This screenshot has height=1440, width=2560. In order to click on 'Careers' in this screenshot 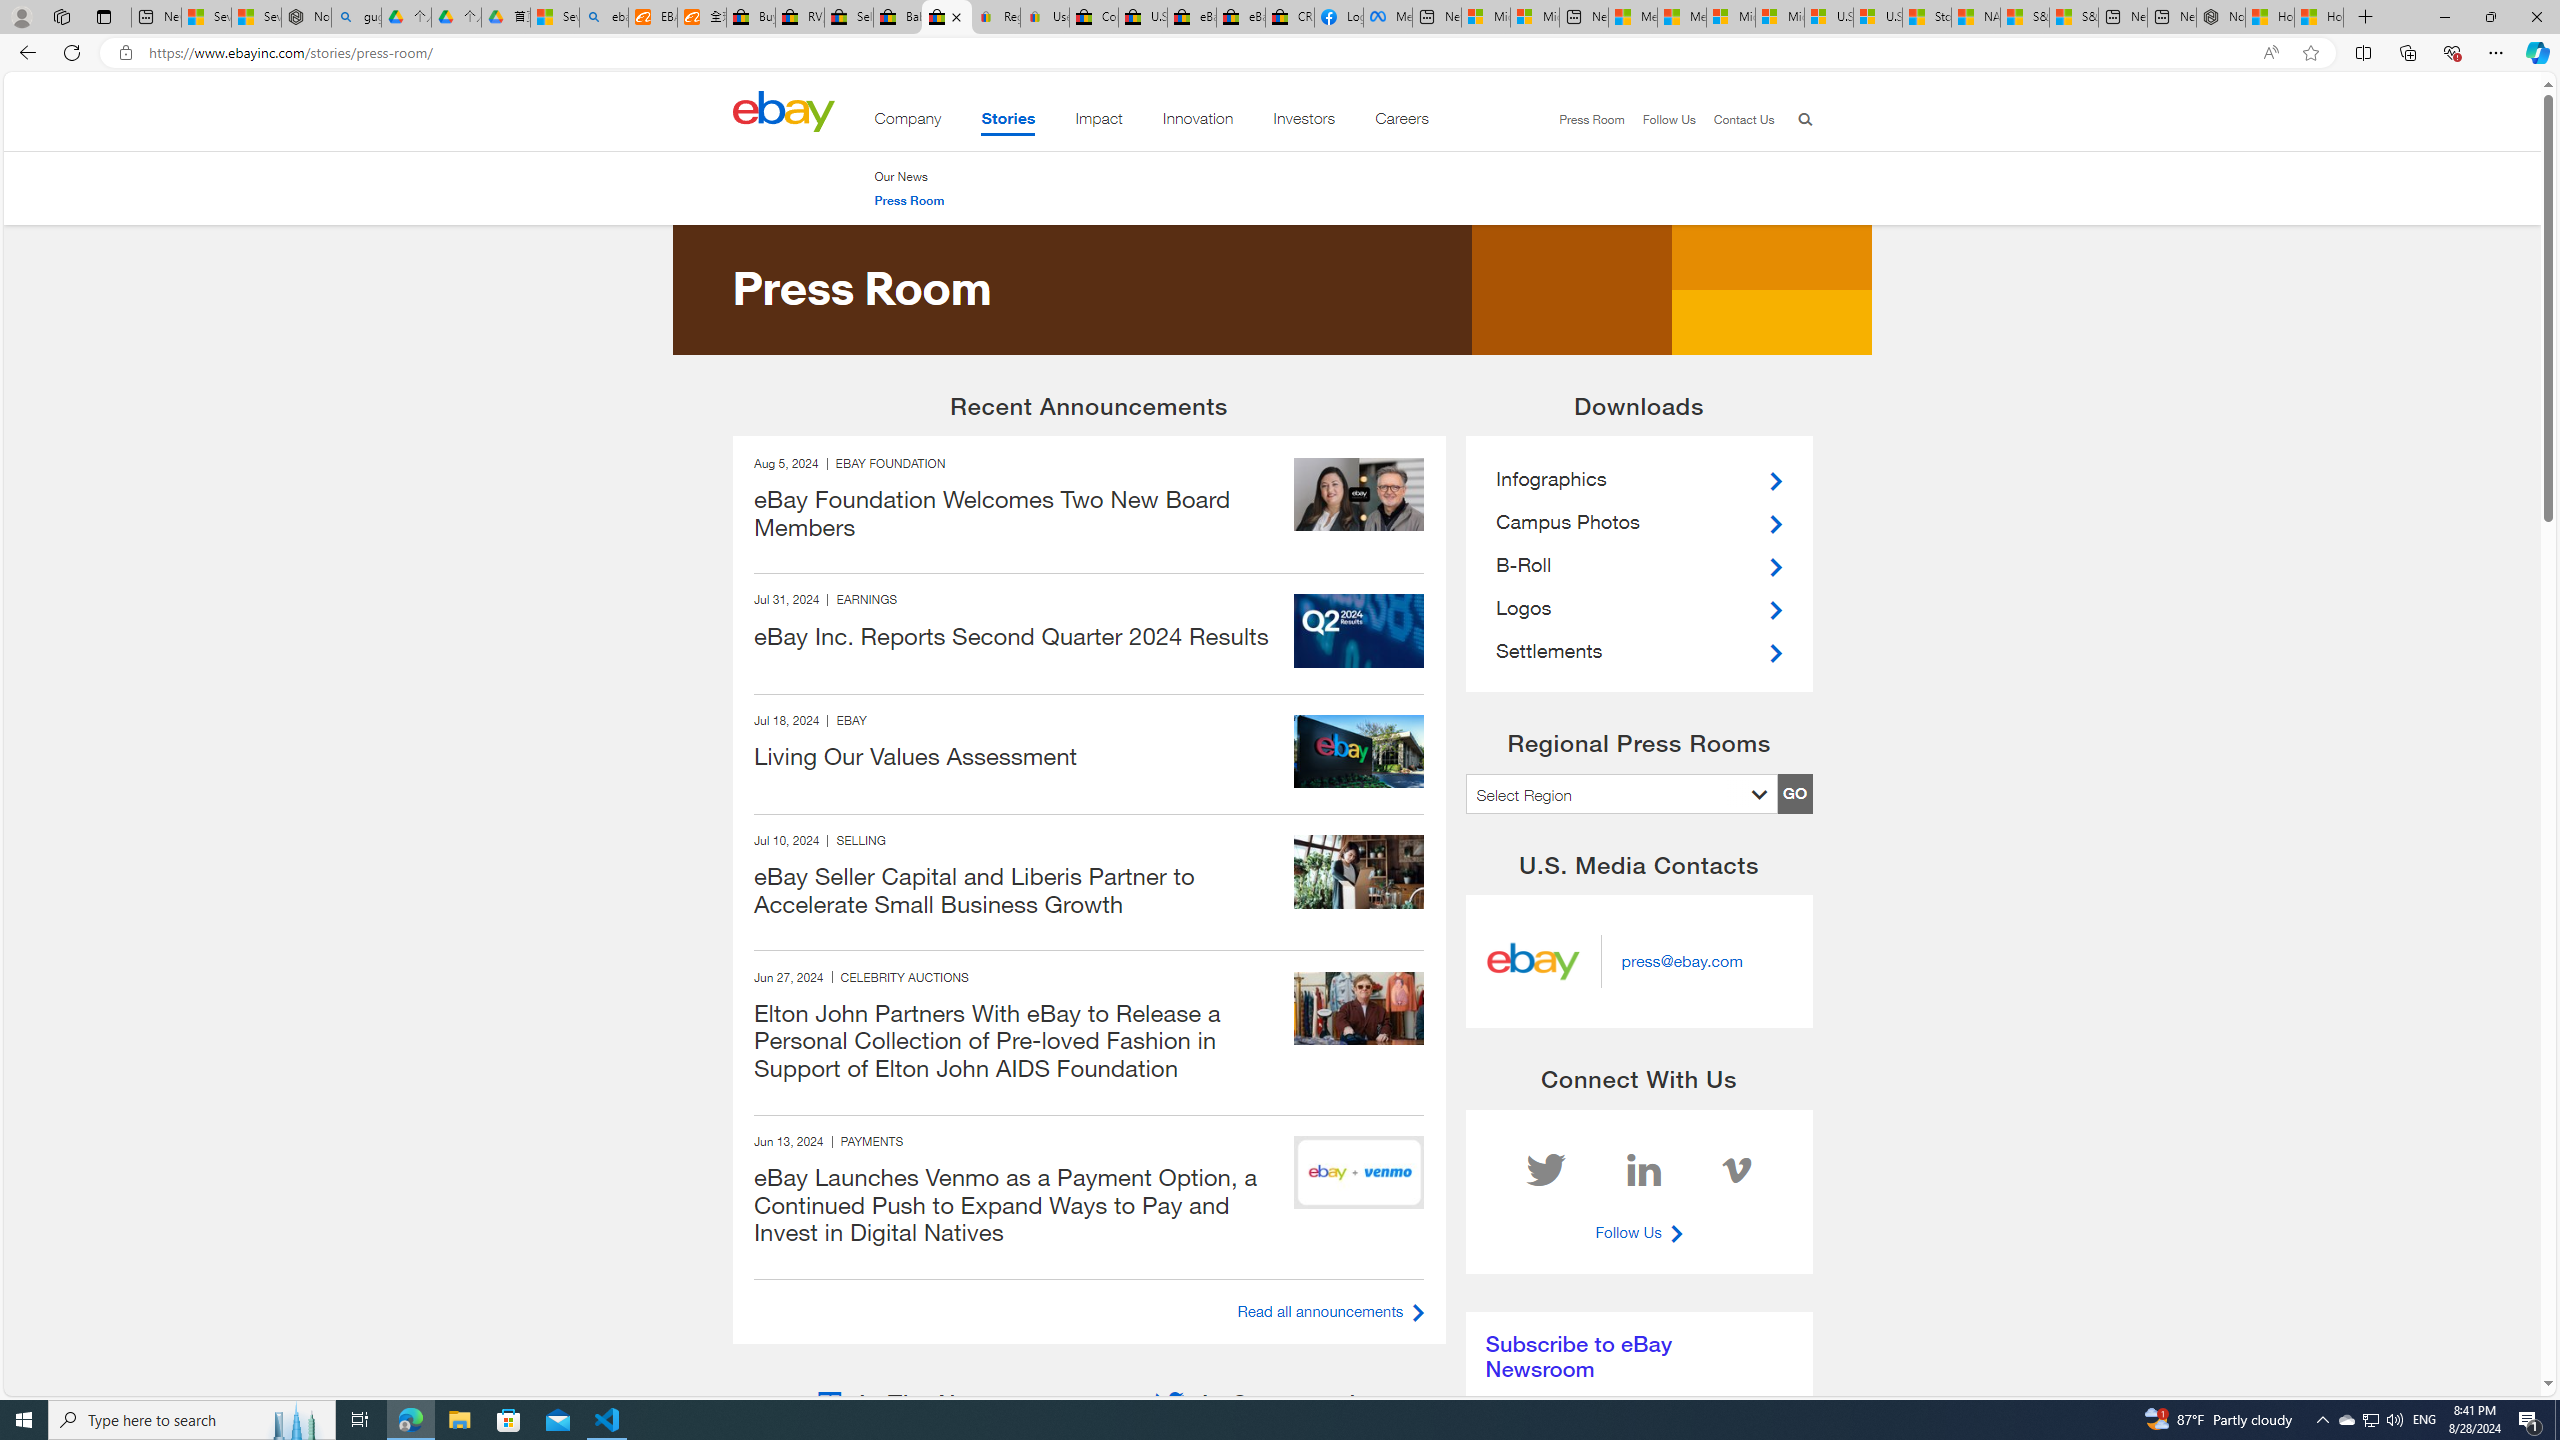, I will do `click(1401, 122)`.